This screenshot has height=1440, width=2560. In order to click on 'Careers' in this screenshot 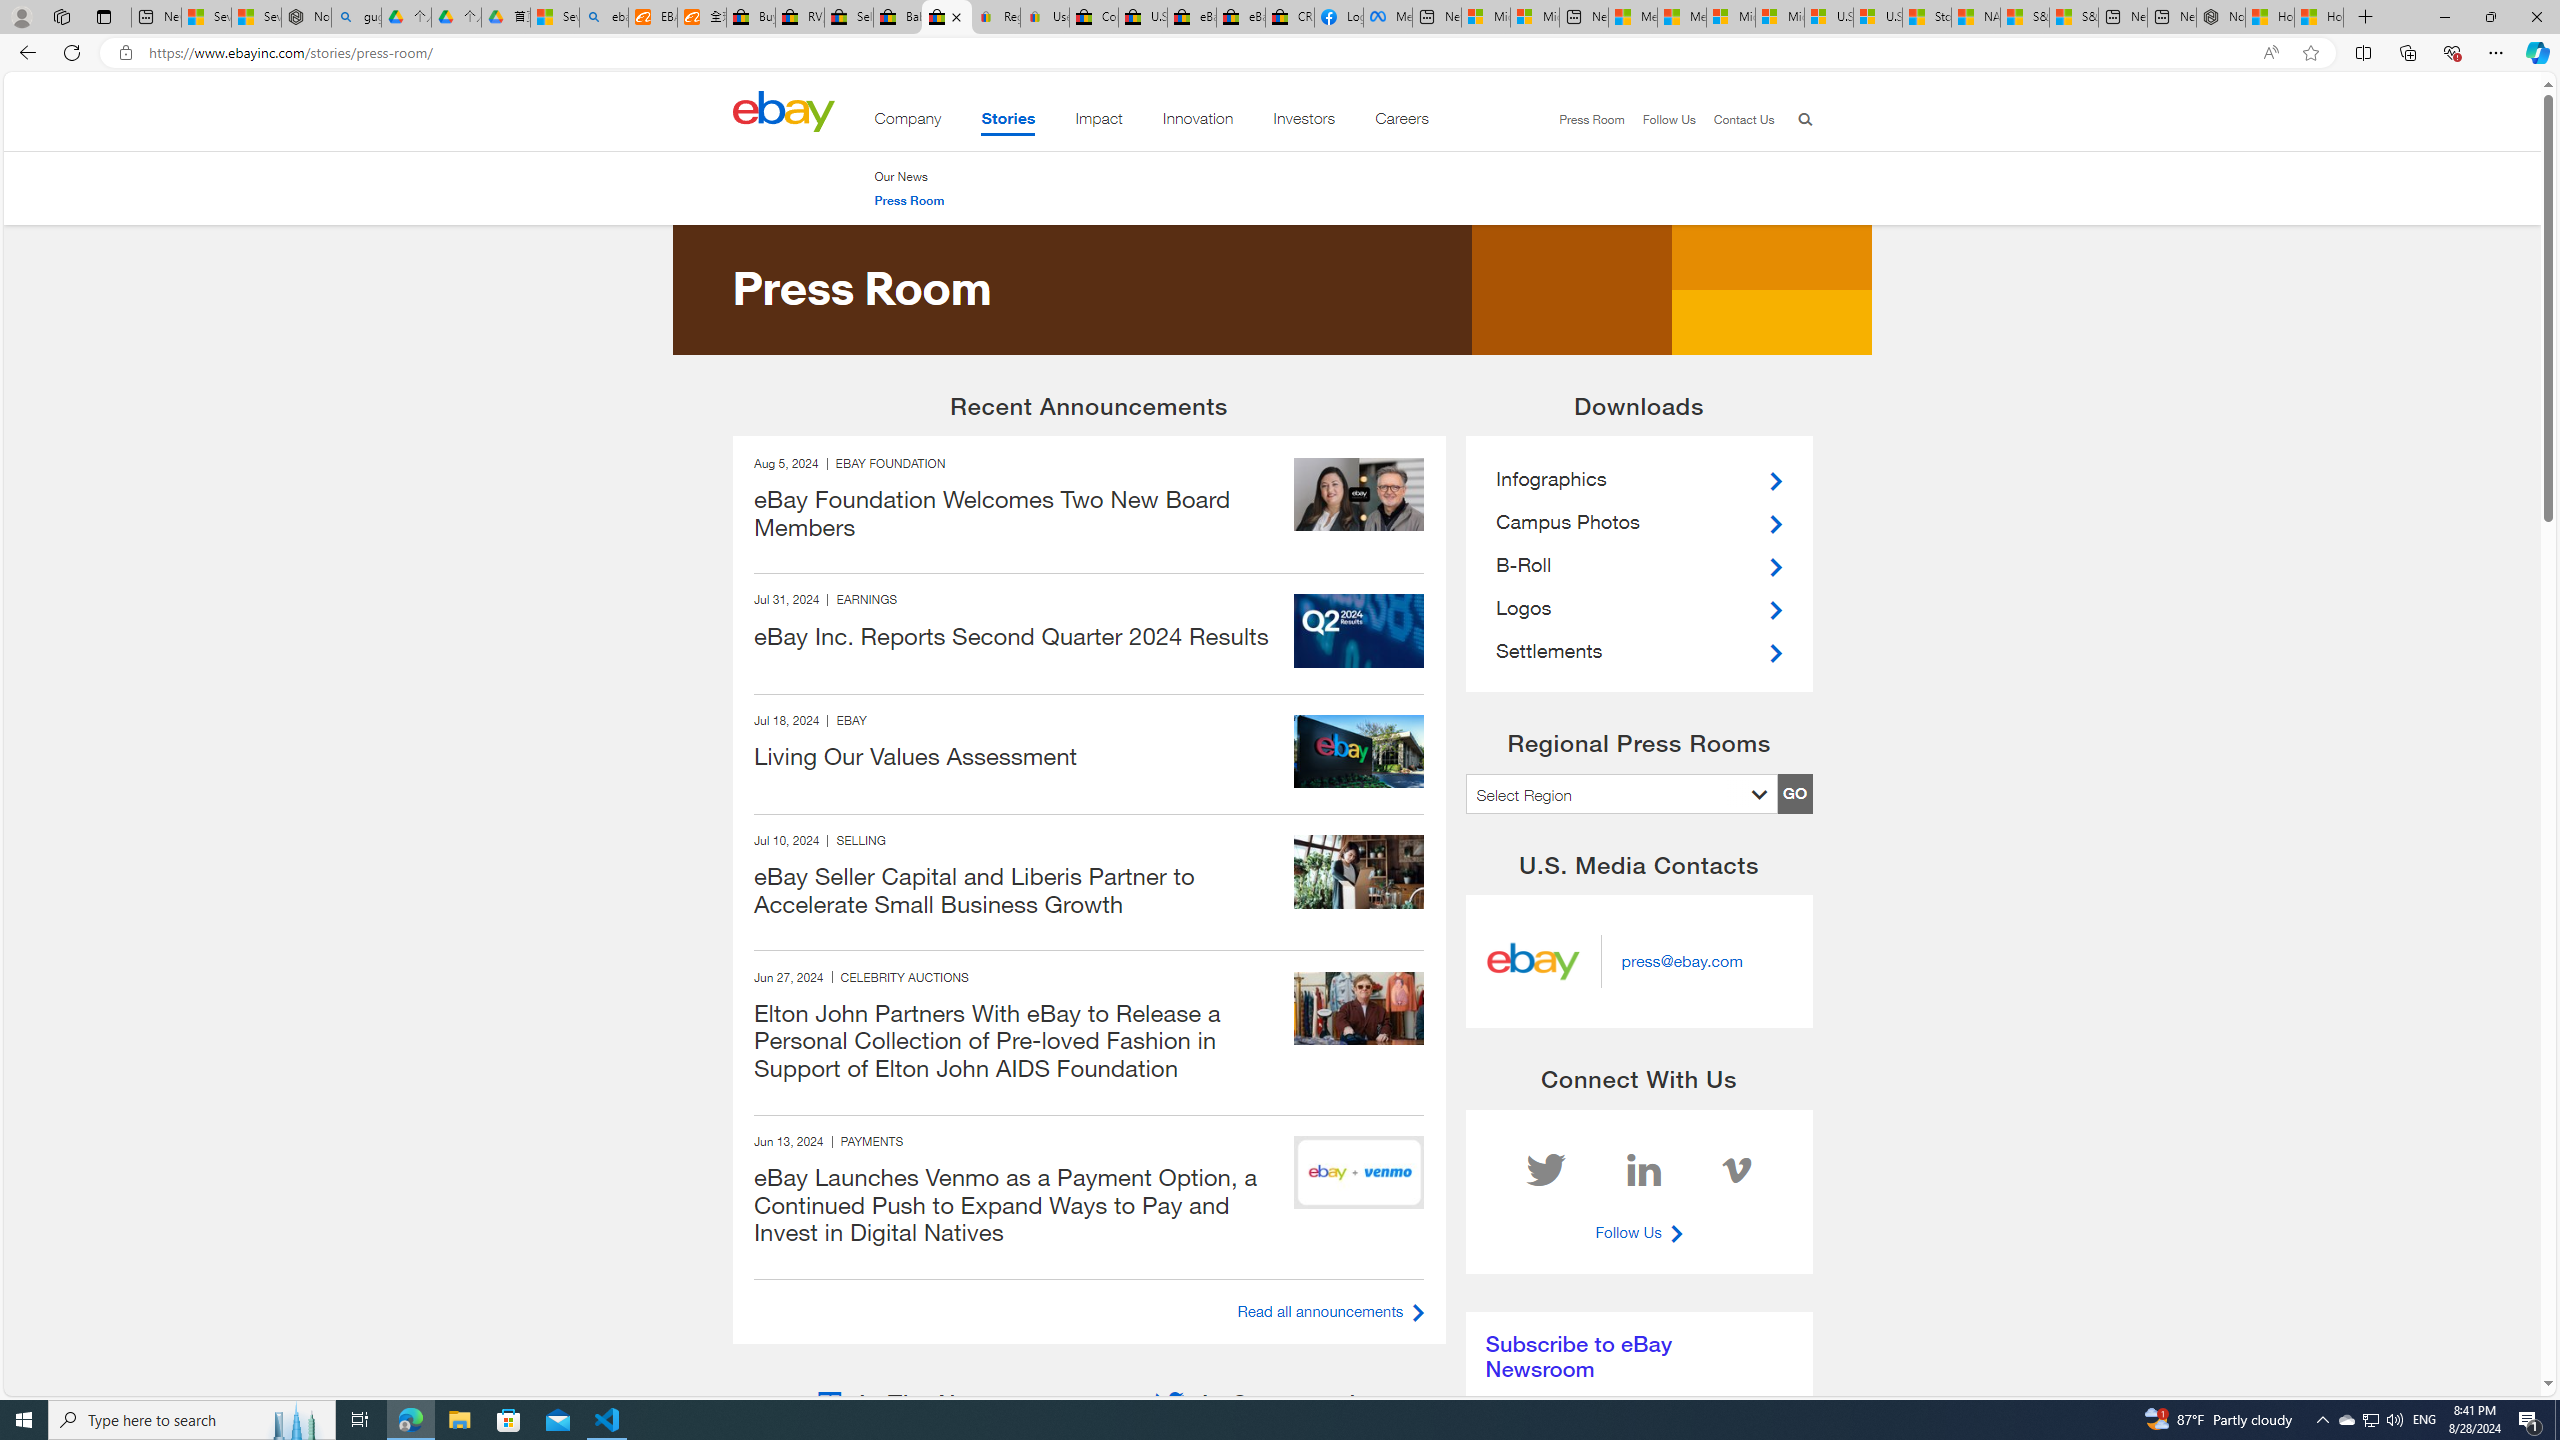, I will do `click(1401, 122)`.